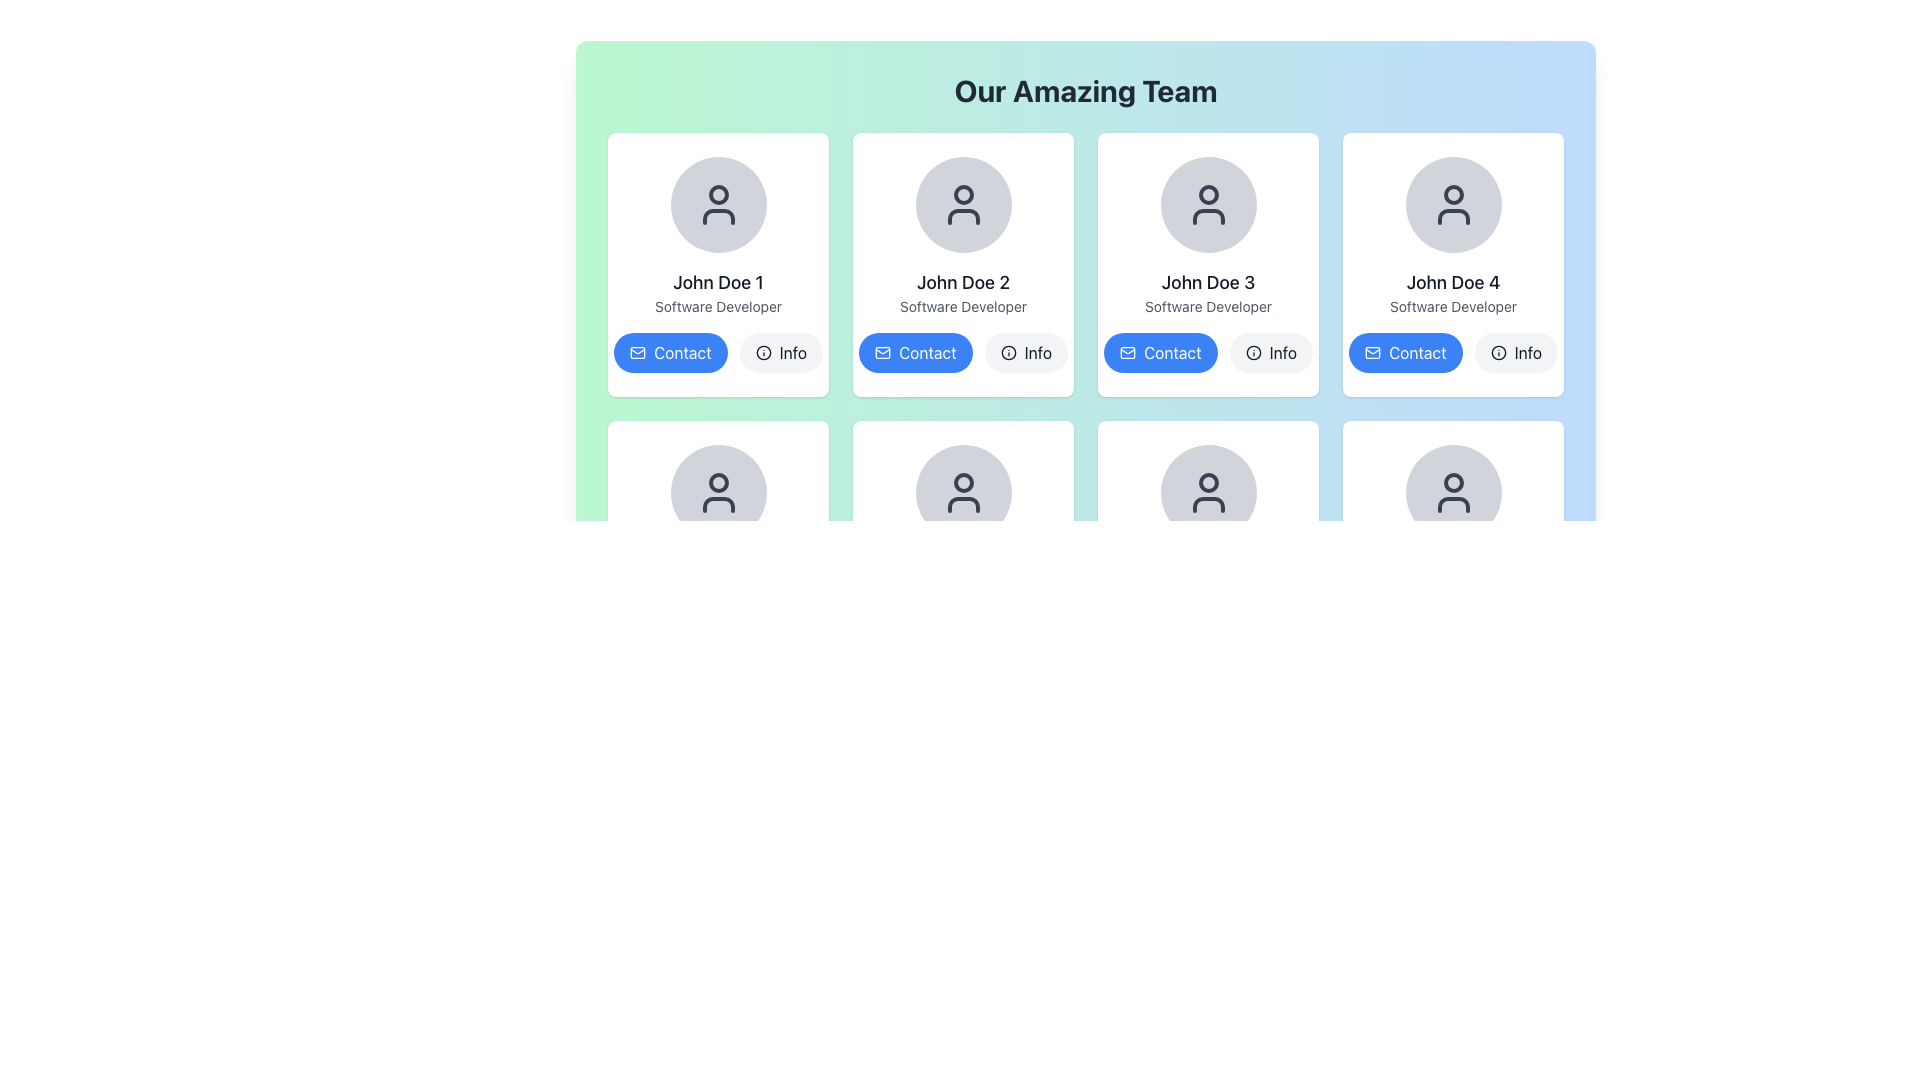 The width and height of the screenshot is (1920, 1080). I want to click on the decorative graphical element of the user profile icon located in the fourth column of the team section, so click(963, 482).